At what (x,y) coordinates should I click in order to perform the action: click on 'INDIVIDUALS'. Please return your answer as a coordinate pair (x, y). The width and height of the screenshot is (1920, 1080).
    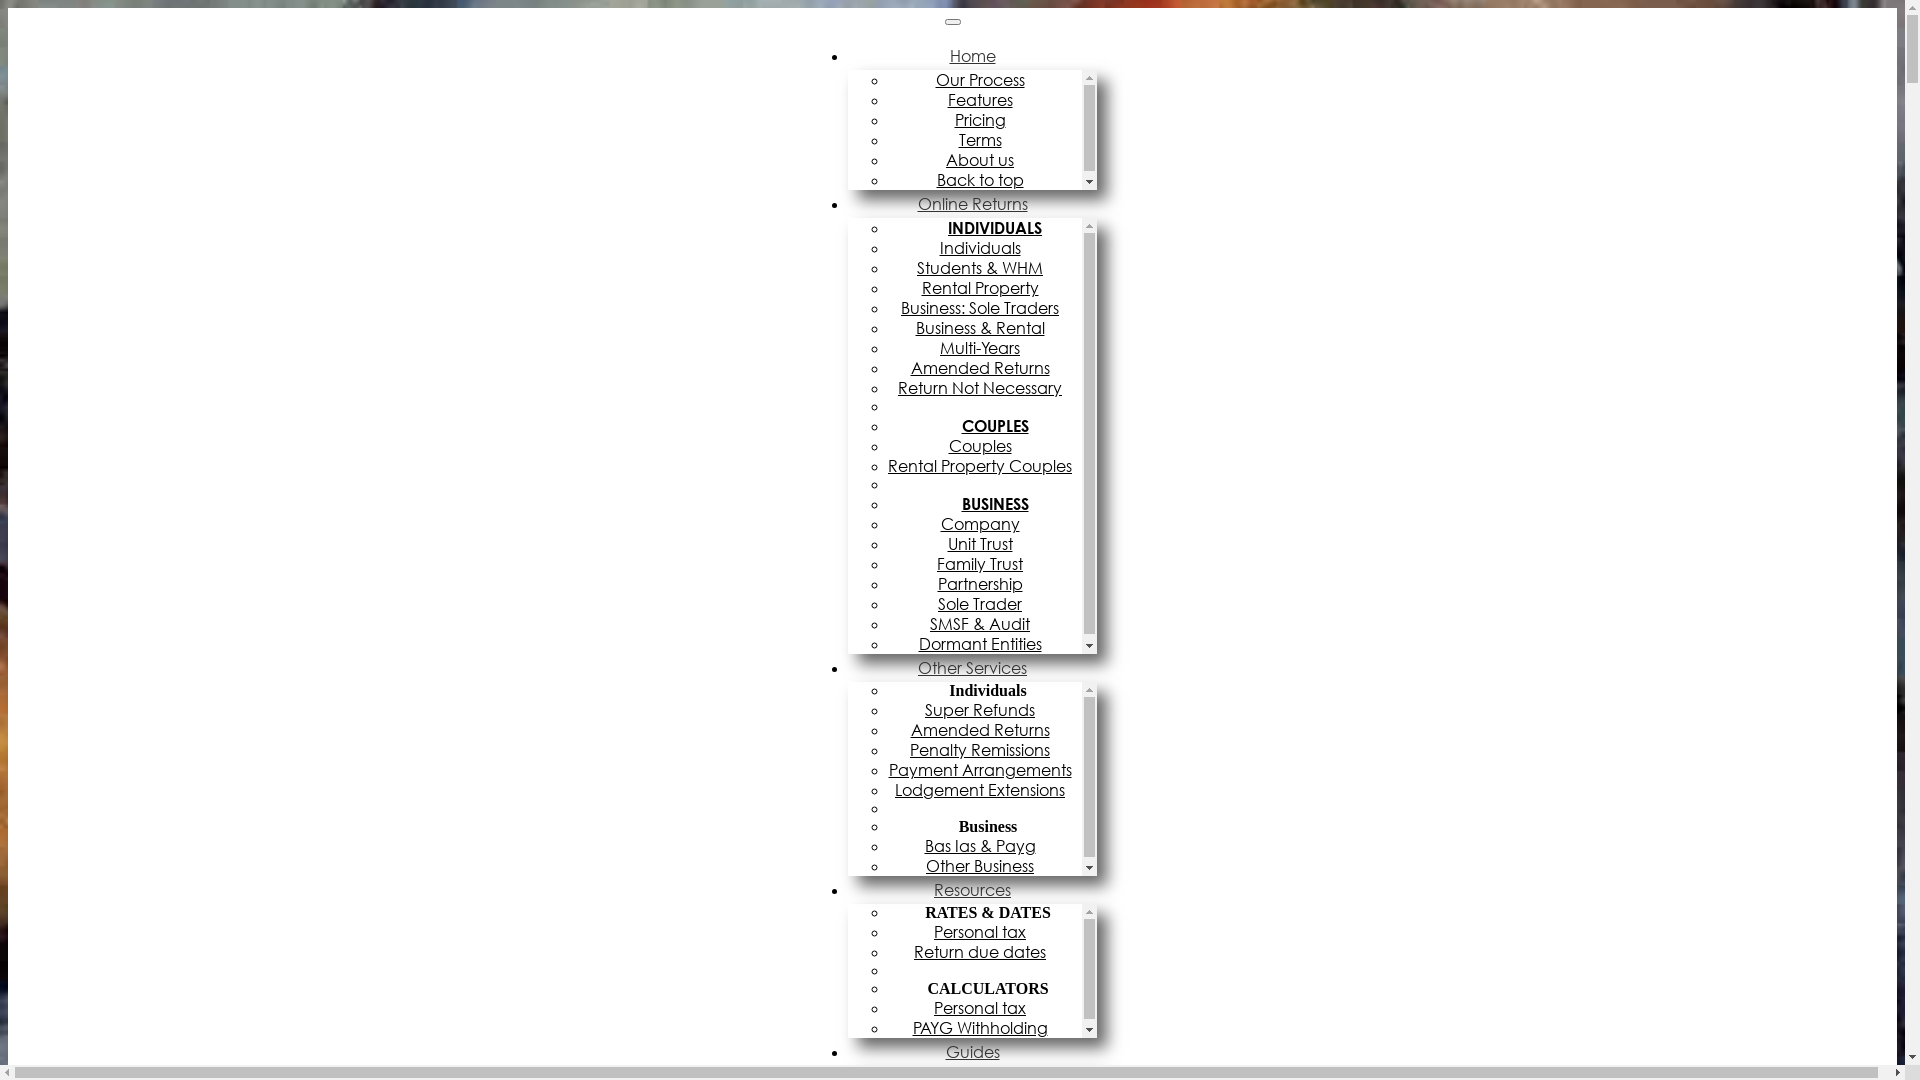
    Looking at the image, I should click on (984, 226).